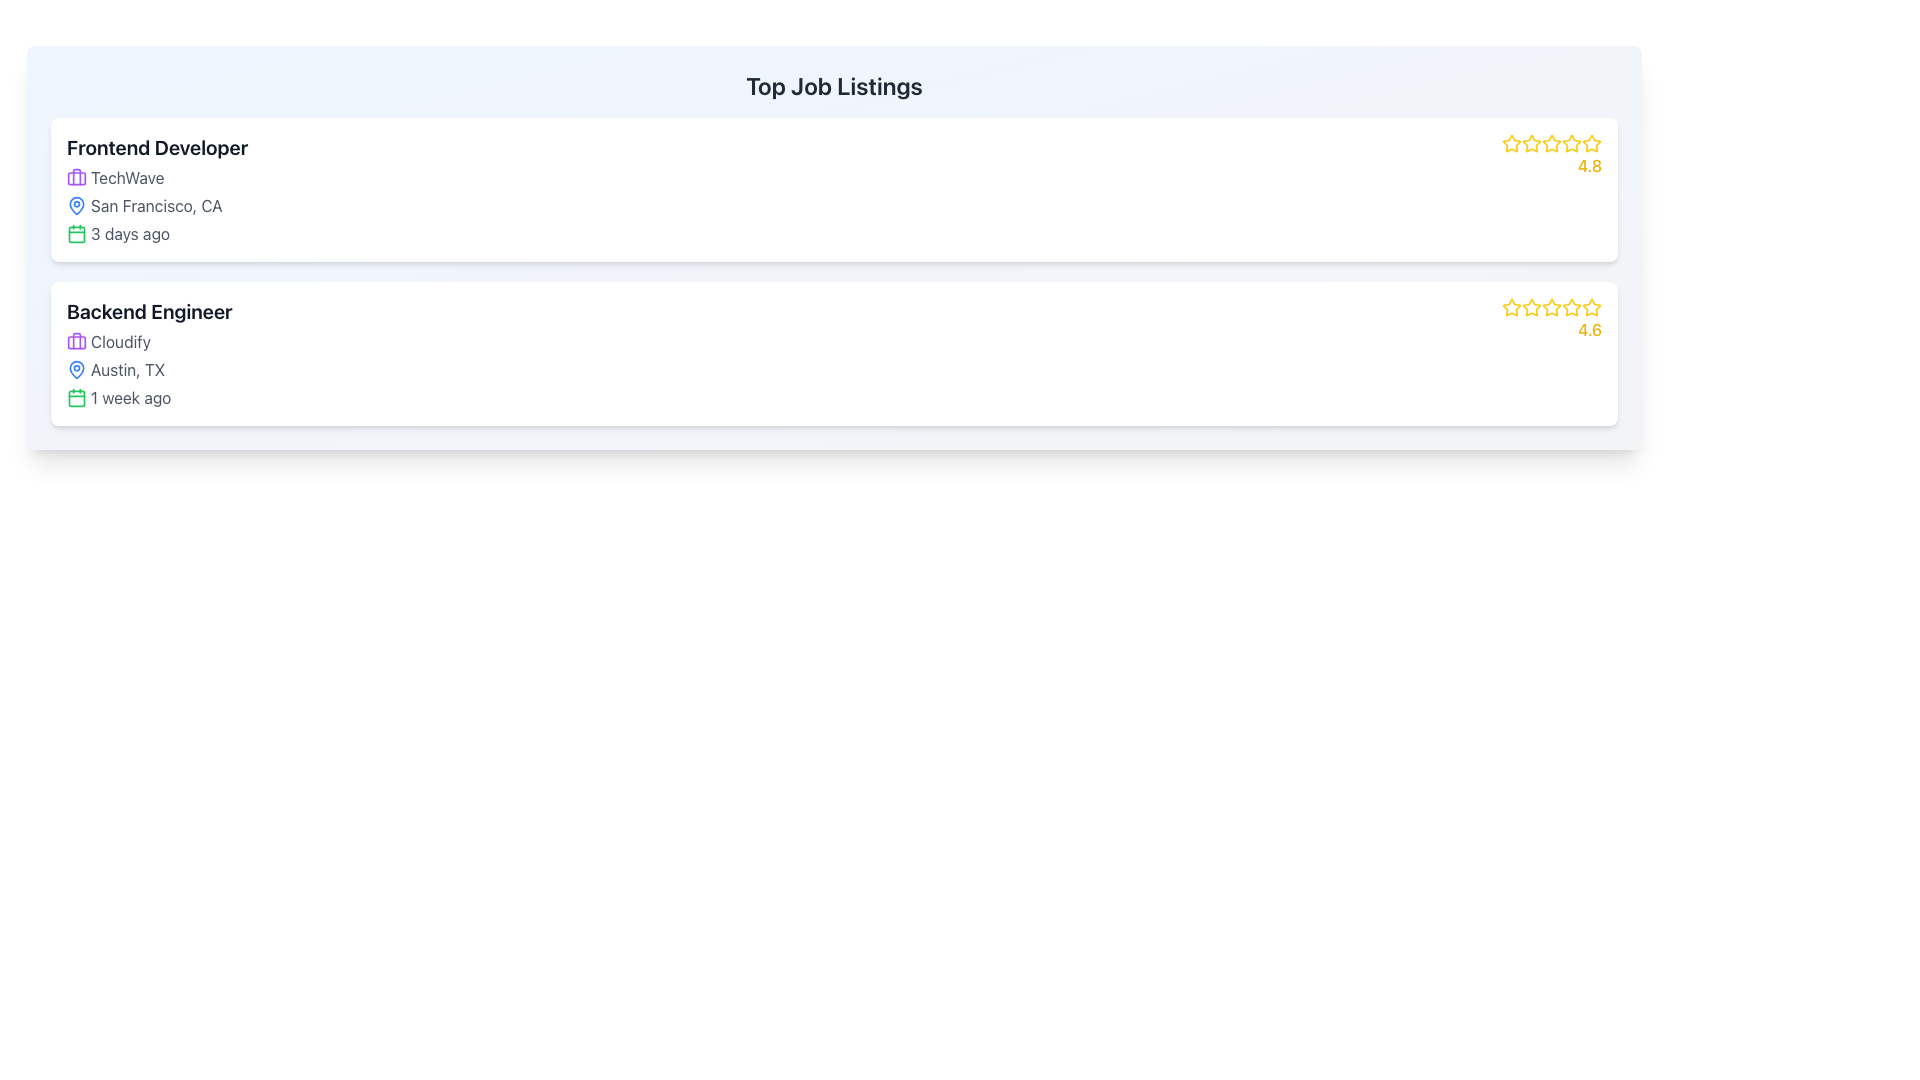  Describe the element at coordinates (76, 176) in the screenshot. I see `the decorative icon associated with the 'TechWave' organization in the first job listing card for interaction, if enabled` at that location.